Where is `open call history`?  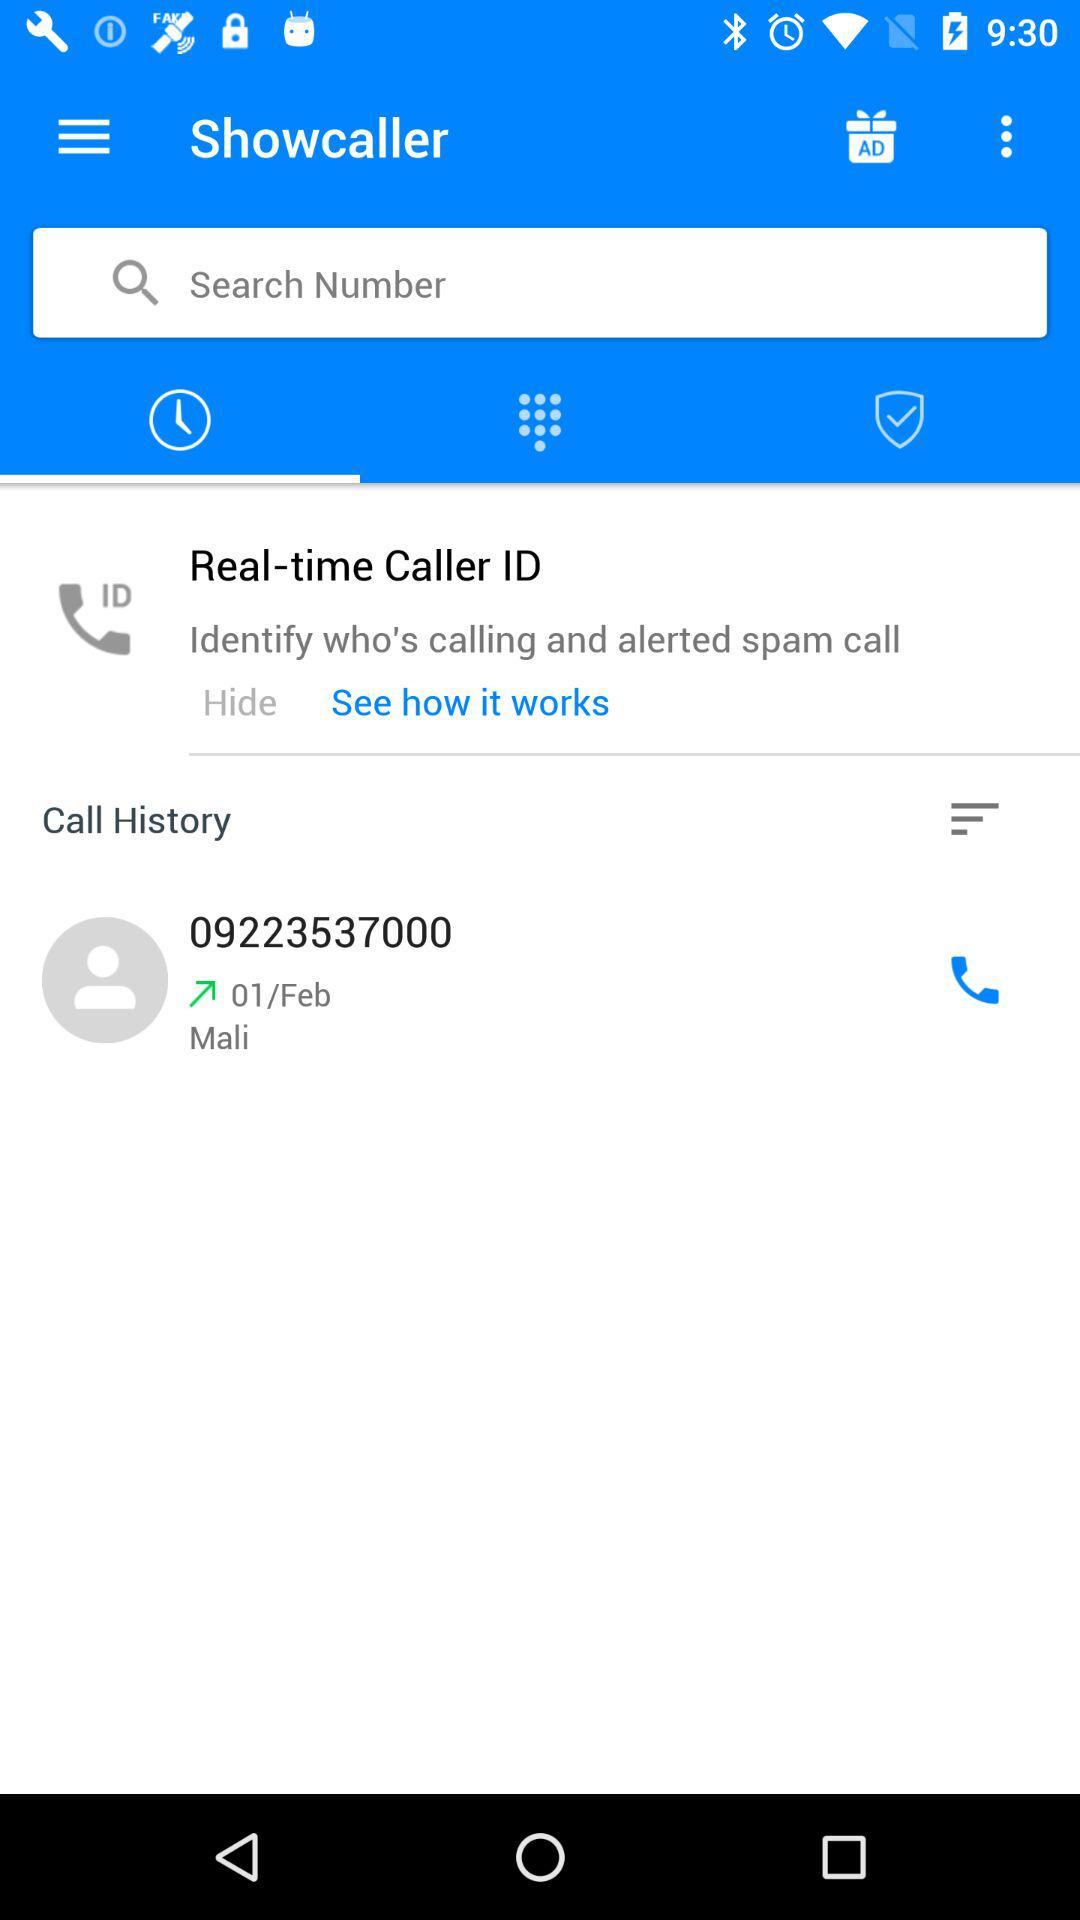 open call history is located at coordinates (974, 819).